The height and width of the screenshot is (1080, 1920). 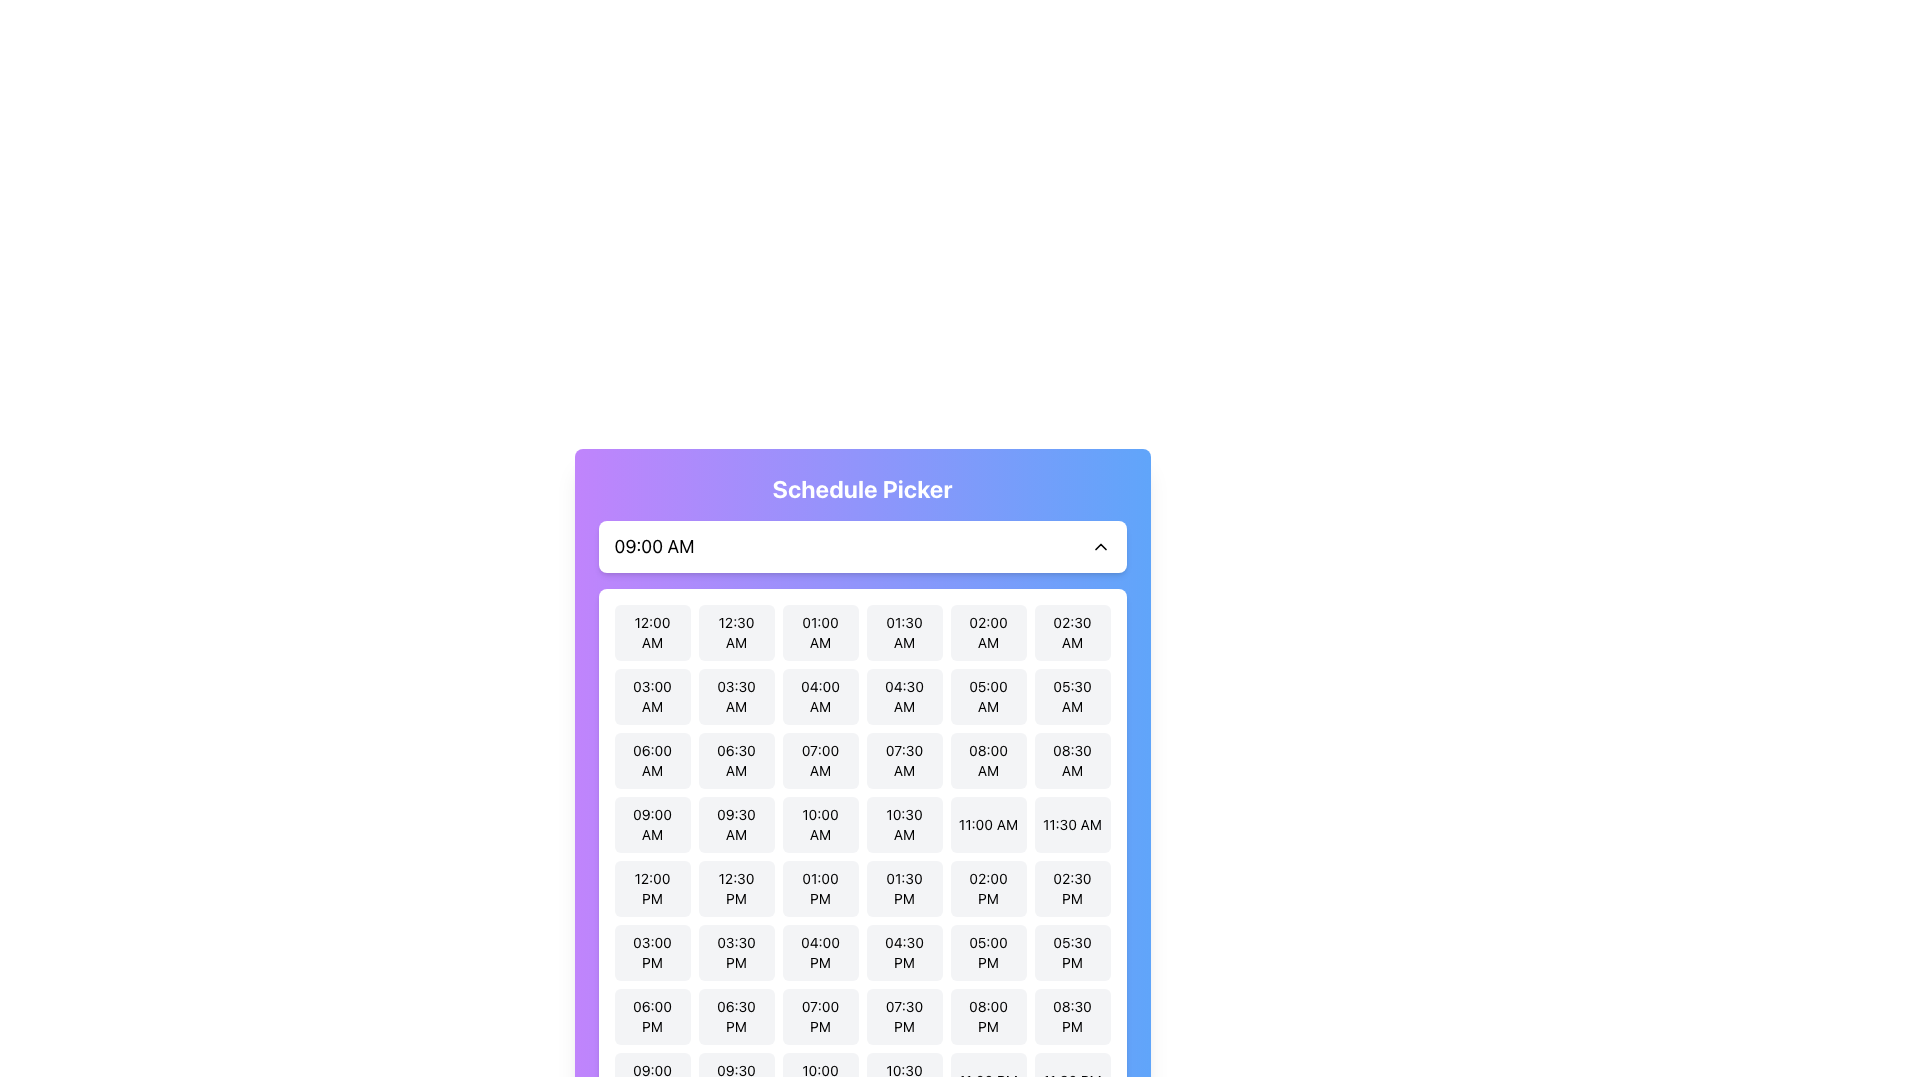 I want to click on the button labeled '09:00 AM', so click(x=652, y=825).